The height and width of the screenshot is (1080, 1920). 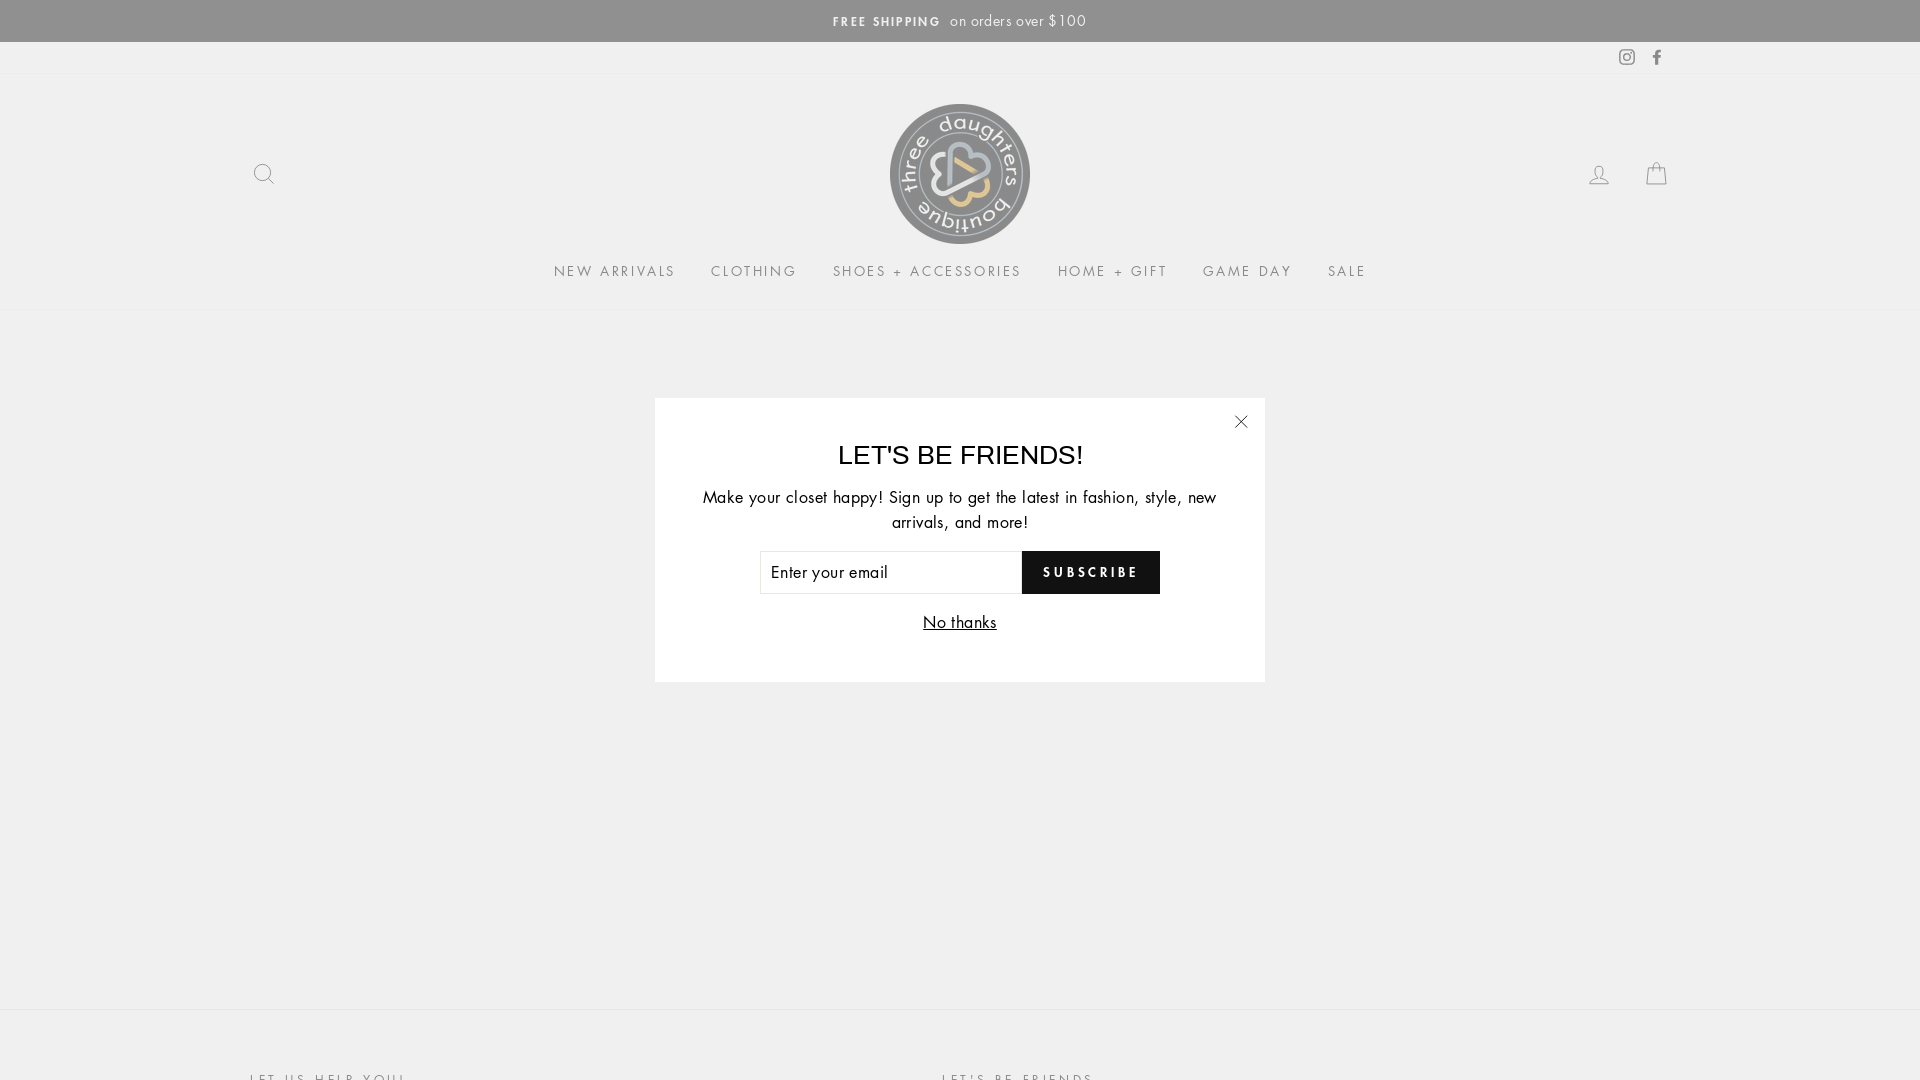 I want to click on 'LOG IN', so click(x=1597, y=172).